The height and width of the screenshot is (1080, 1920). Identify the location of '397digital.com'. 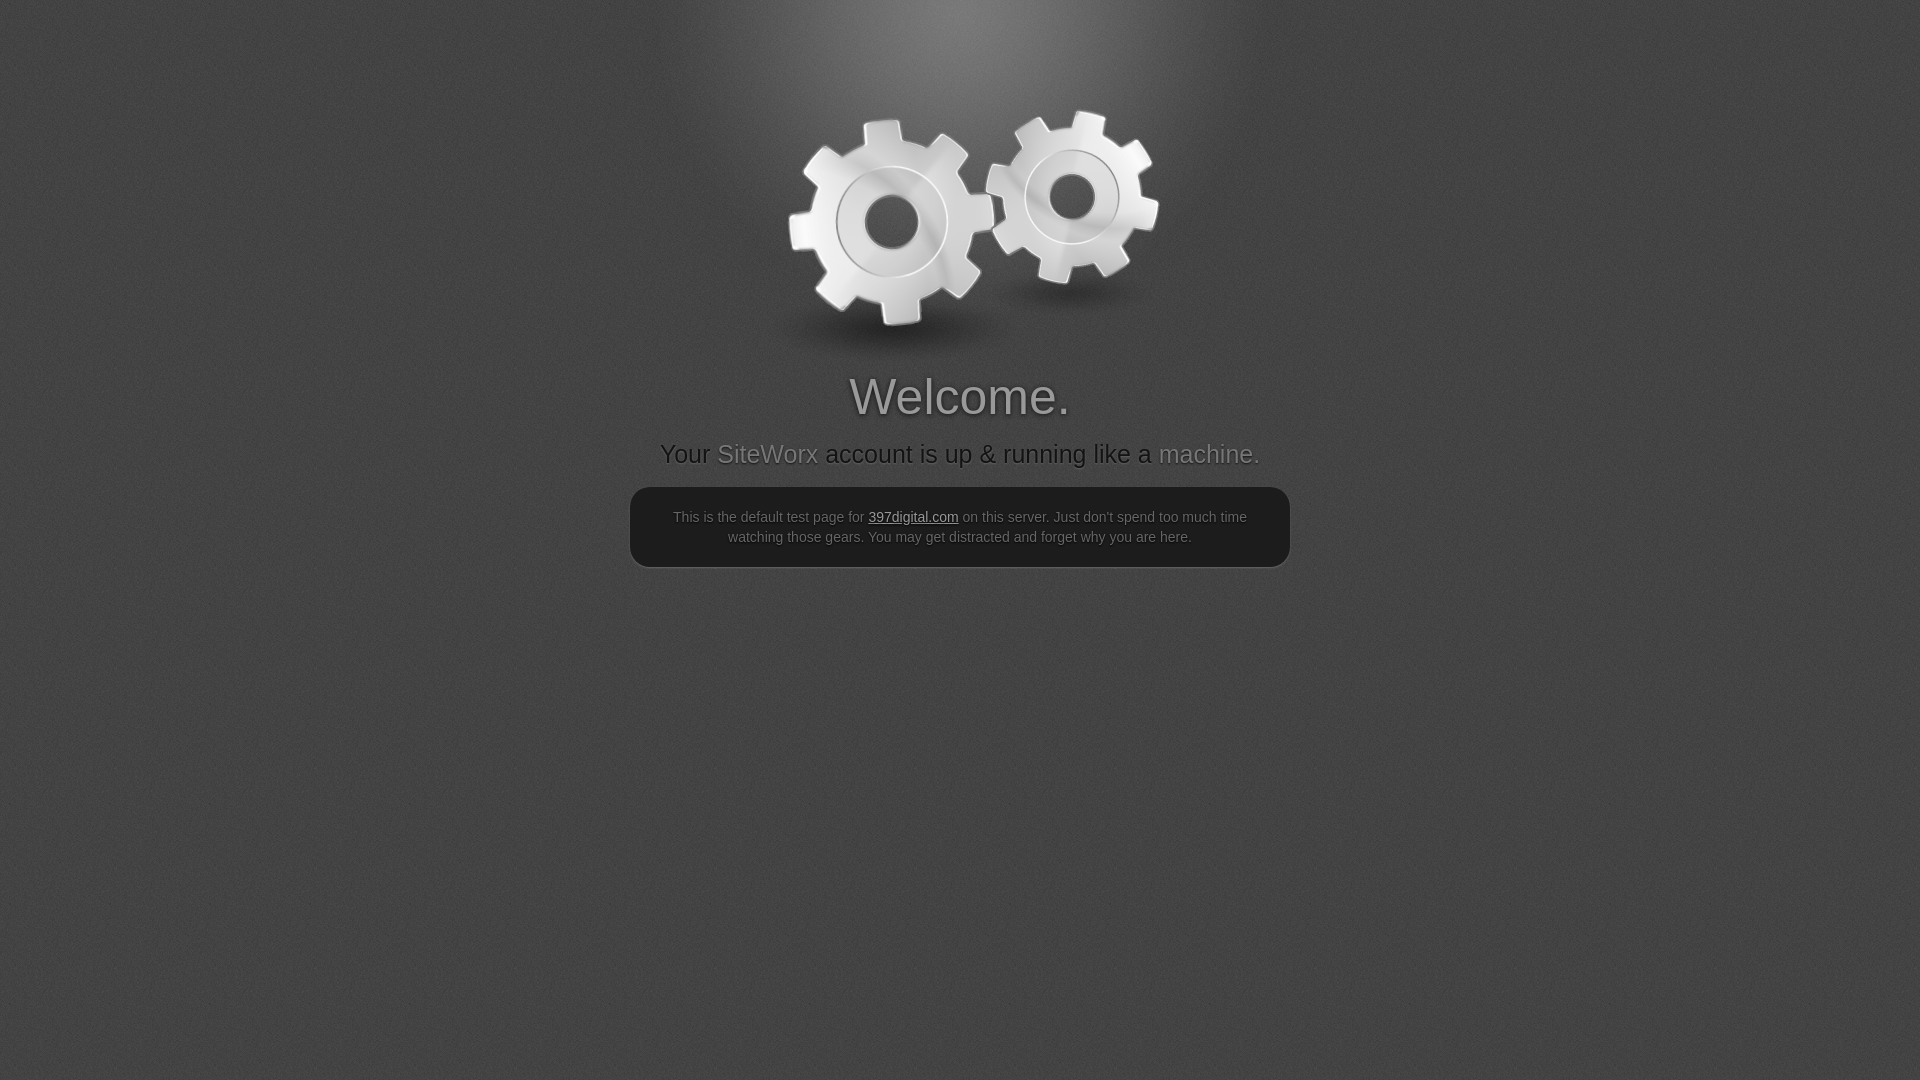
(911, 515).